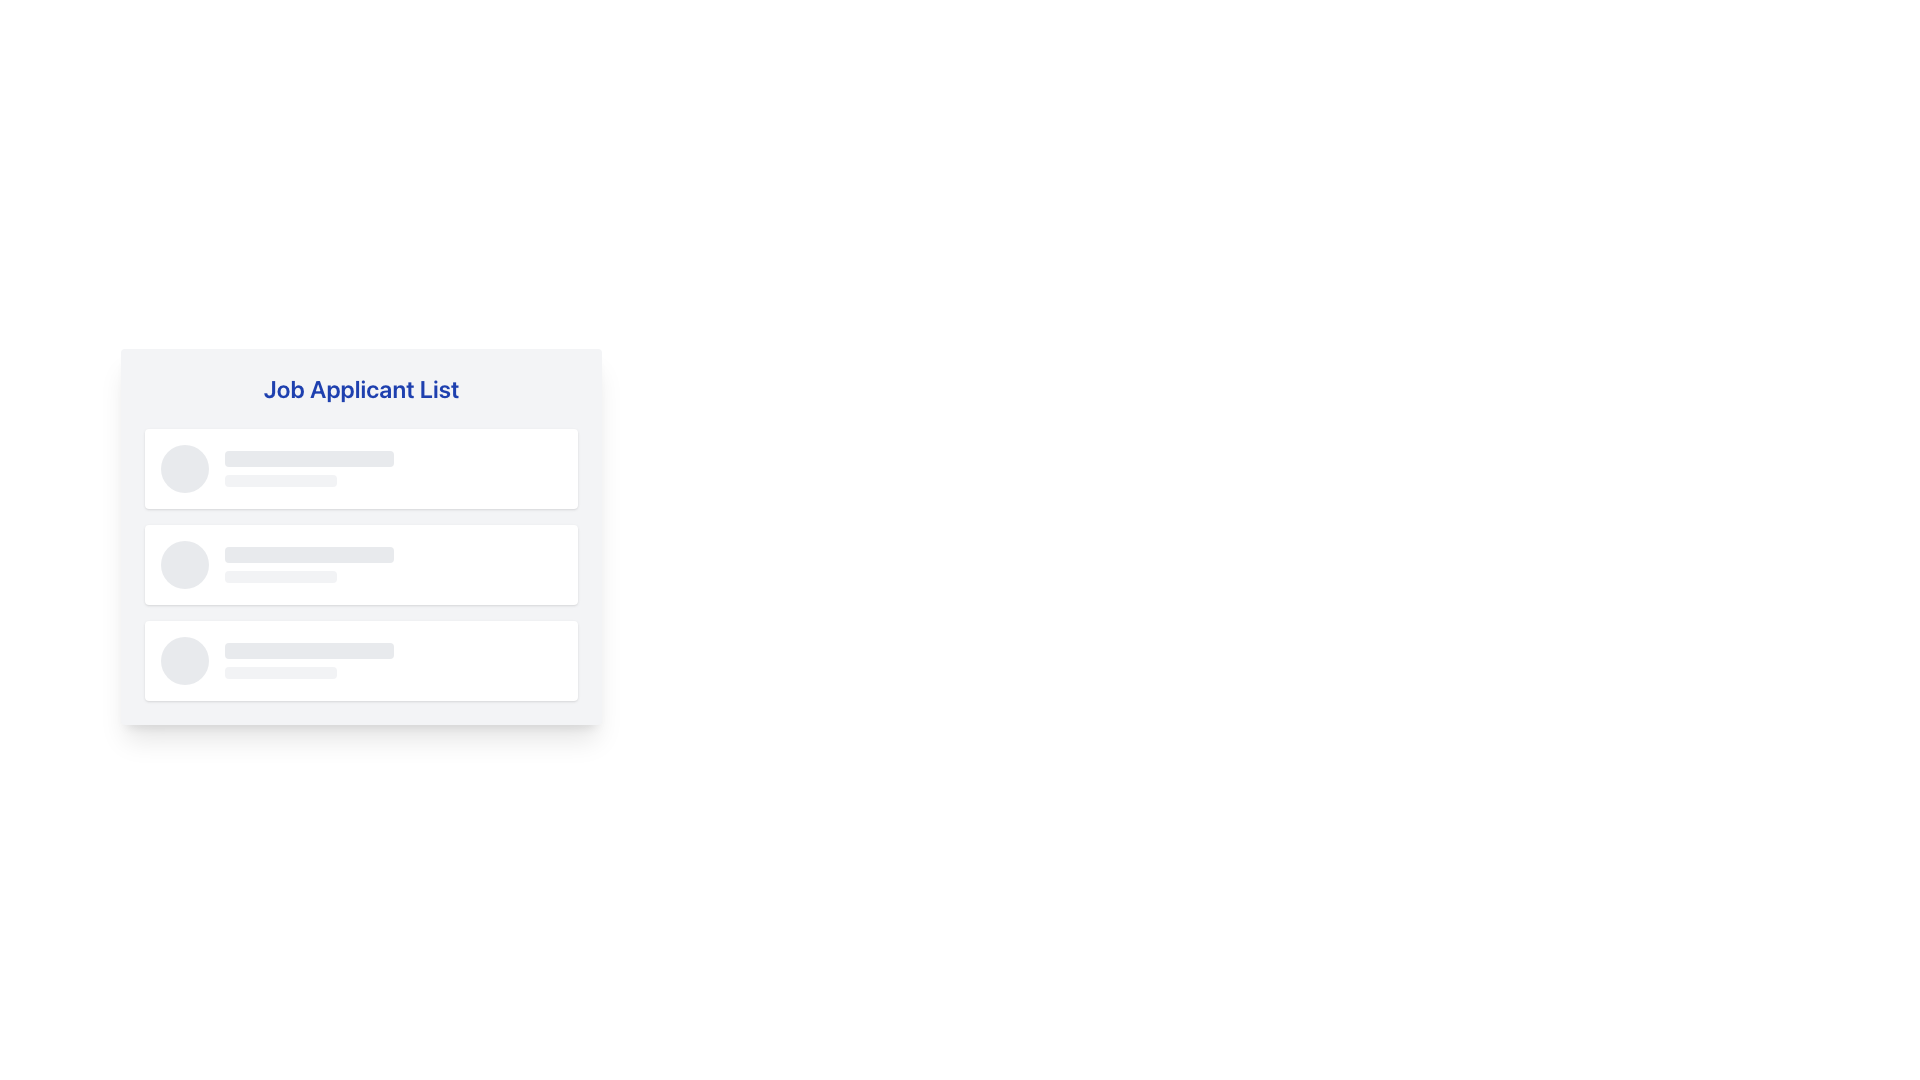 This screenshot has height=1080, width=1920. What do you see at coordinates (393, 564) in the screenshot?
I see `the gray rounded rectangle placeholder block in the Job Applicant List, which is located to the right of the avatar placeholder` at bounding box center [393, 564].